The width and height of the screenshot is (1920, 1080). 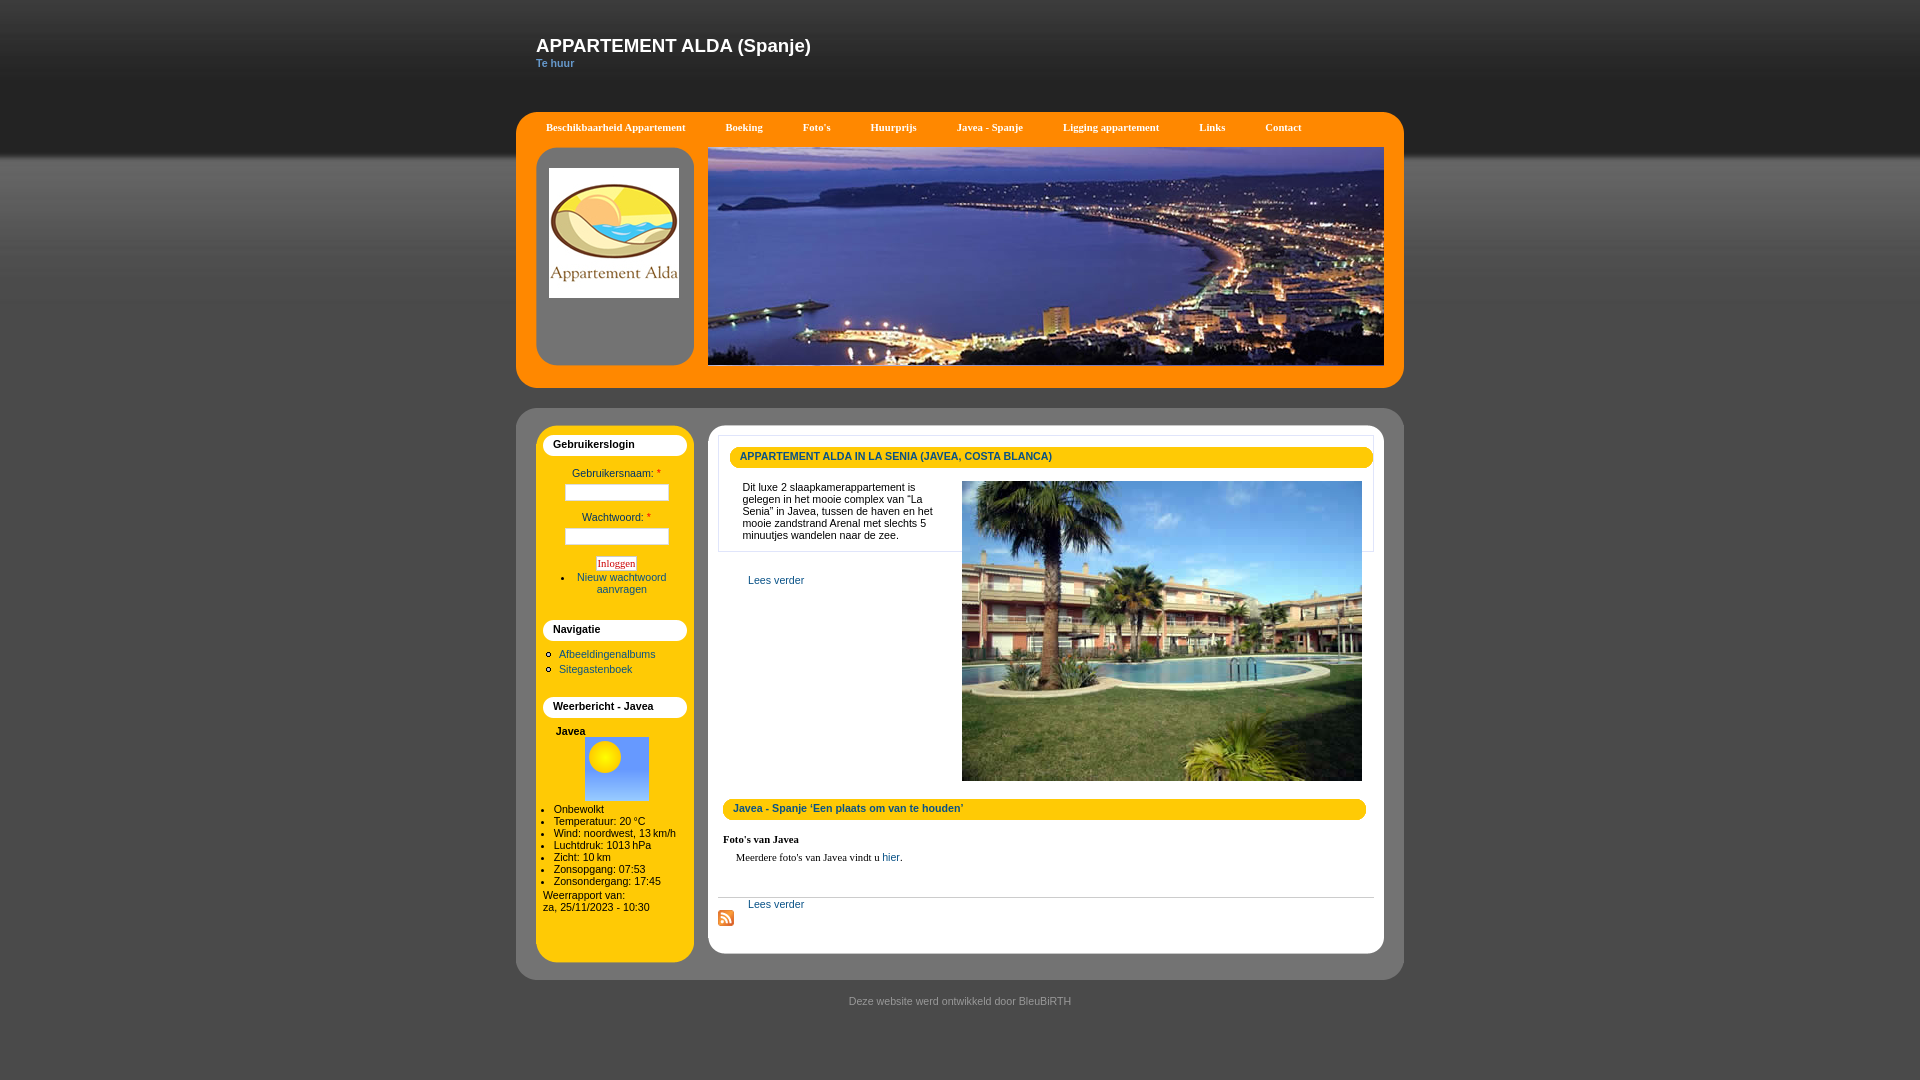 What do you see at coordinates (614, 127) in the screenshot?
I see `'Beschikbaarheid Appartement'` at bounding box center [614, 127].